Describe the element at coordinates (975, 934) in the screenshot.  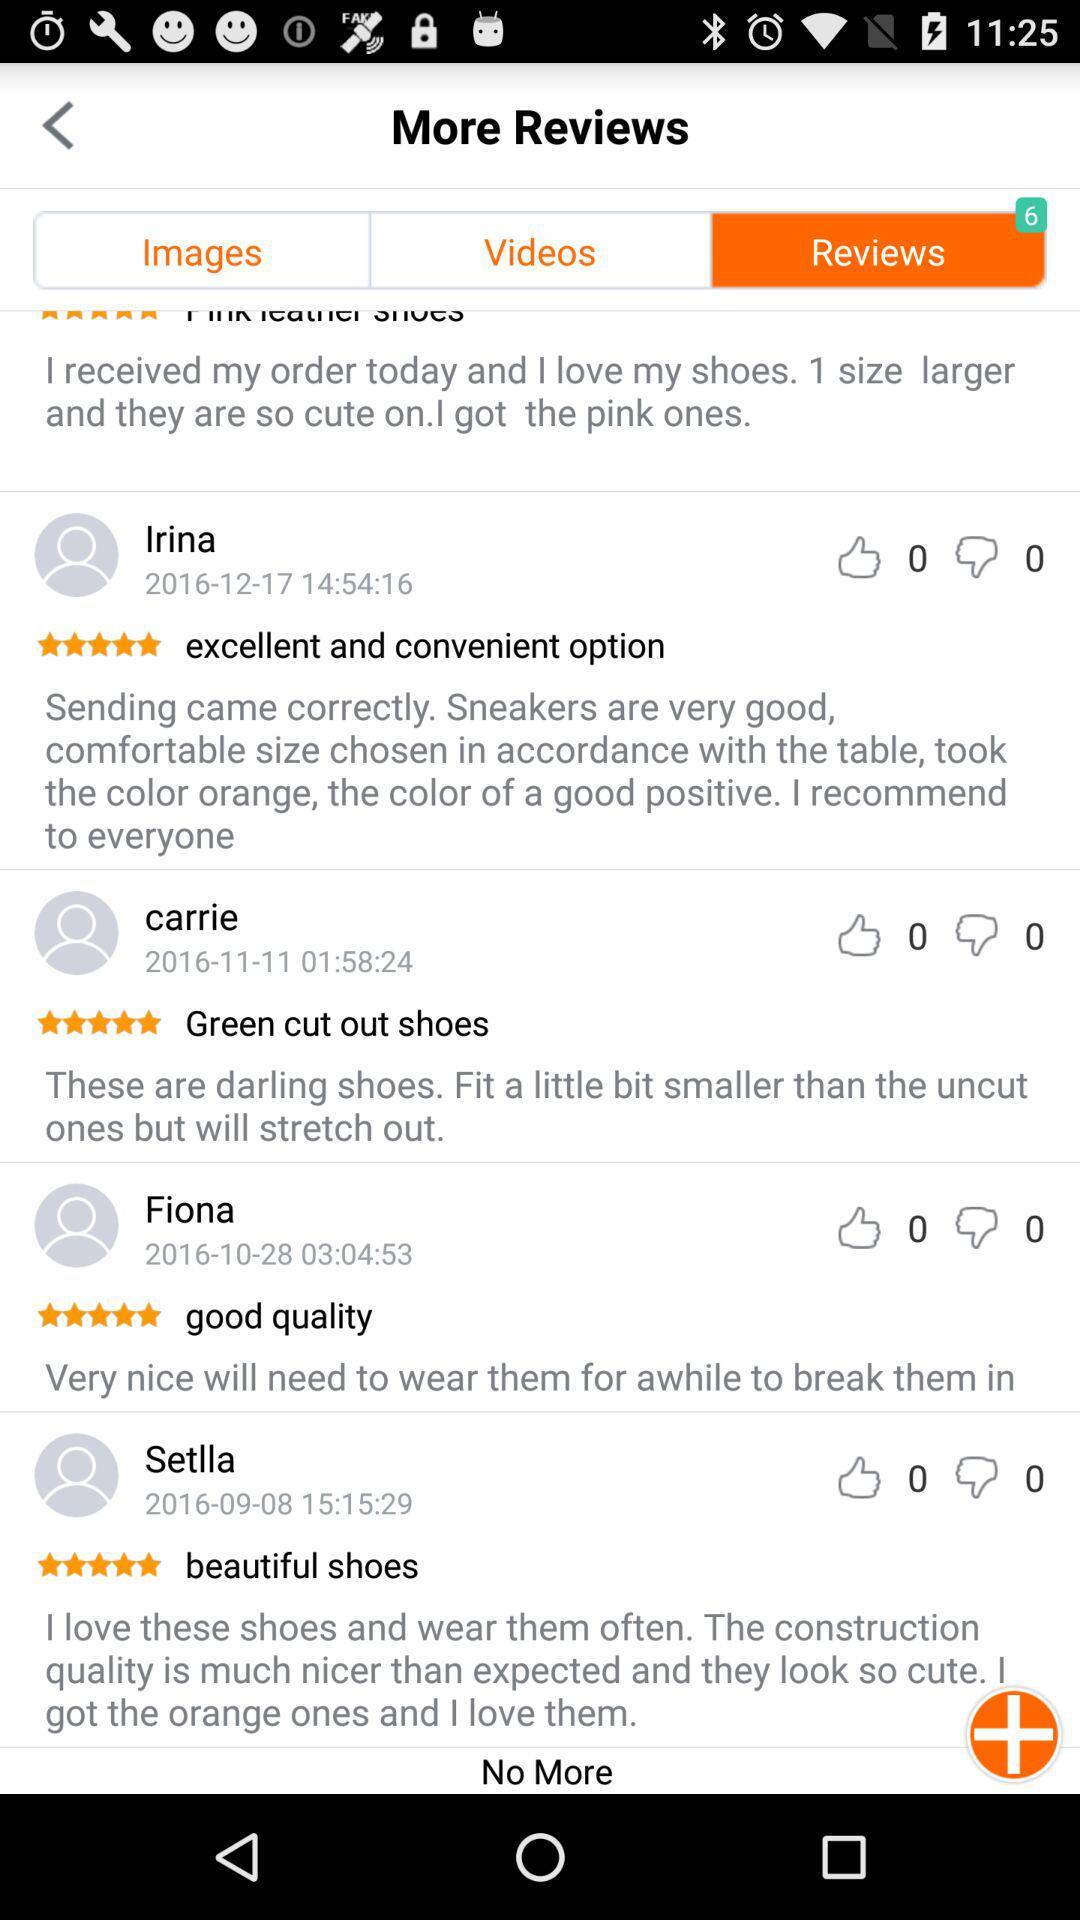
I see `thumbs down` at that location.